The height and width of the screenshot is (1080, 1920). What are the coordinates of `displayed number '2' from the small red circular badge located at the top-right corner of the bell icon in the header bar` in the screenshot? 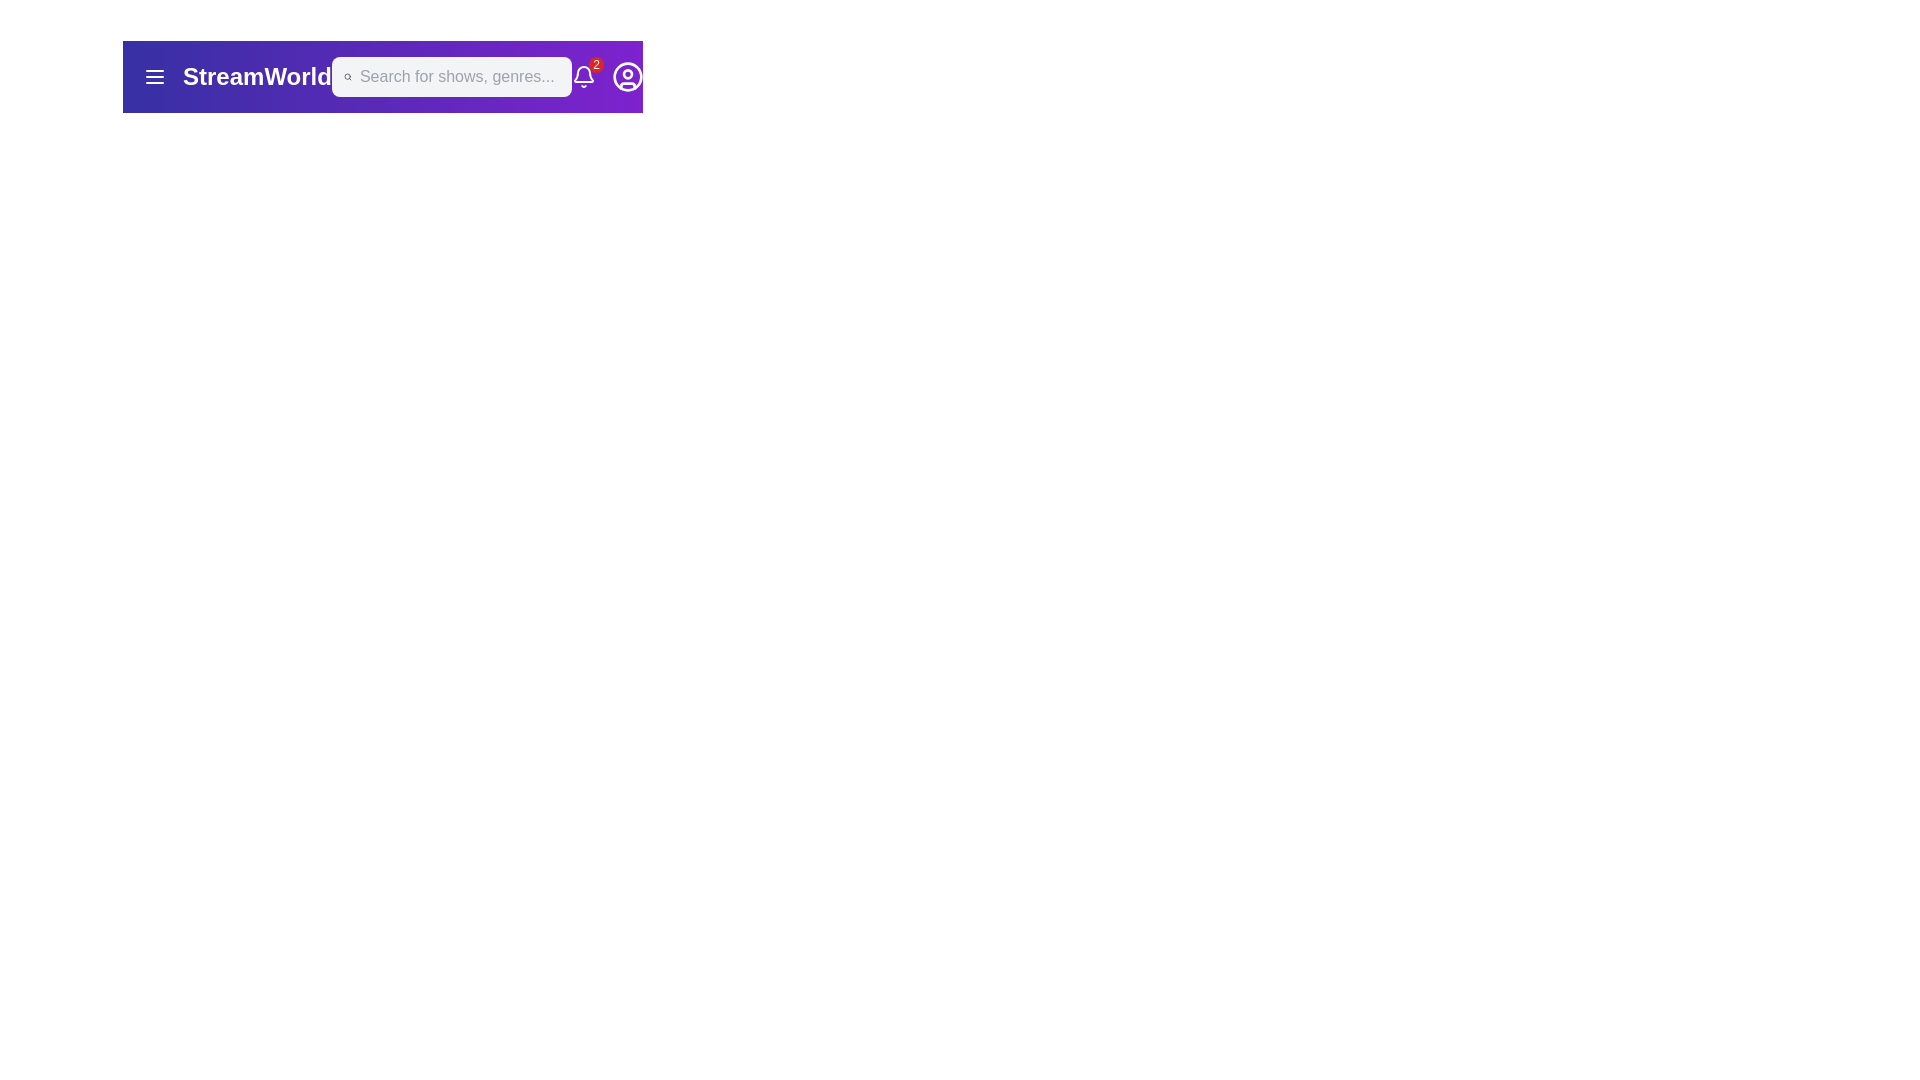 It's located at (582, 76).